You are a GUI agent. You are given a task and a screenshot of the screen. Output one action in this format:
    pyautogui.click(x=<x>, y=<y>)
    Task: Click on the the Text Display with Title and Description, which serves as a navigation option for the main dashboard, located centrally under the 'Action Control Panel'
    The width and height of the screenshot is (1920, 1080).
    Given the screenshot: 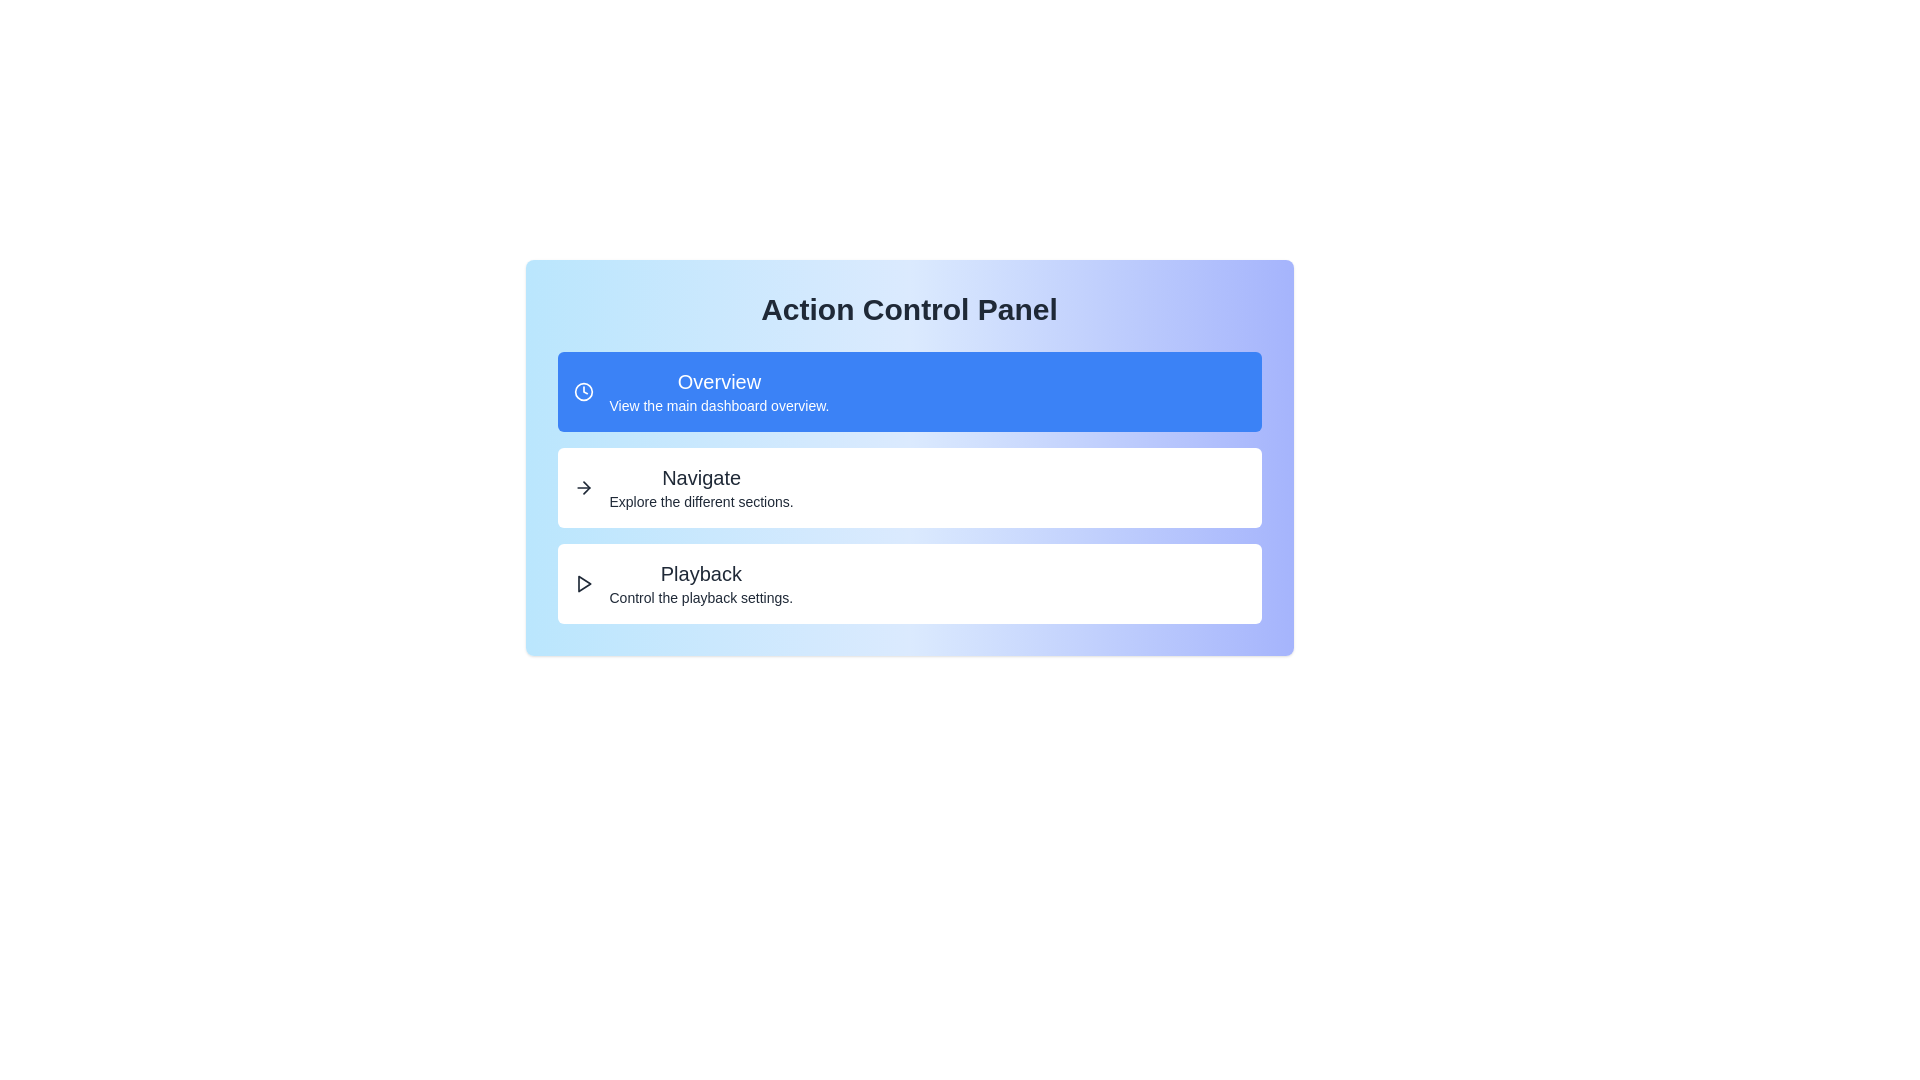 What is the action you would take?
    pyautogui.click(x=719, y=392)
    